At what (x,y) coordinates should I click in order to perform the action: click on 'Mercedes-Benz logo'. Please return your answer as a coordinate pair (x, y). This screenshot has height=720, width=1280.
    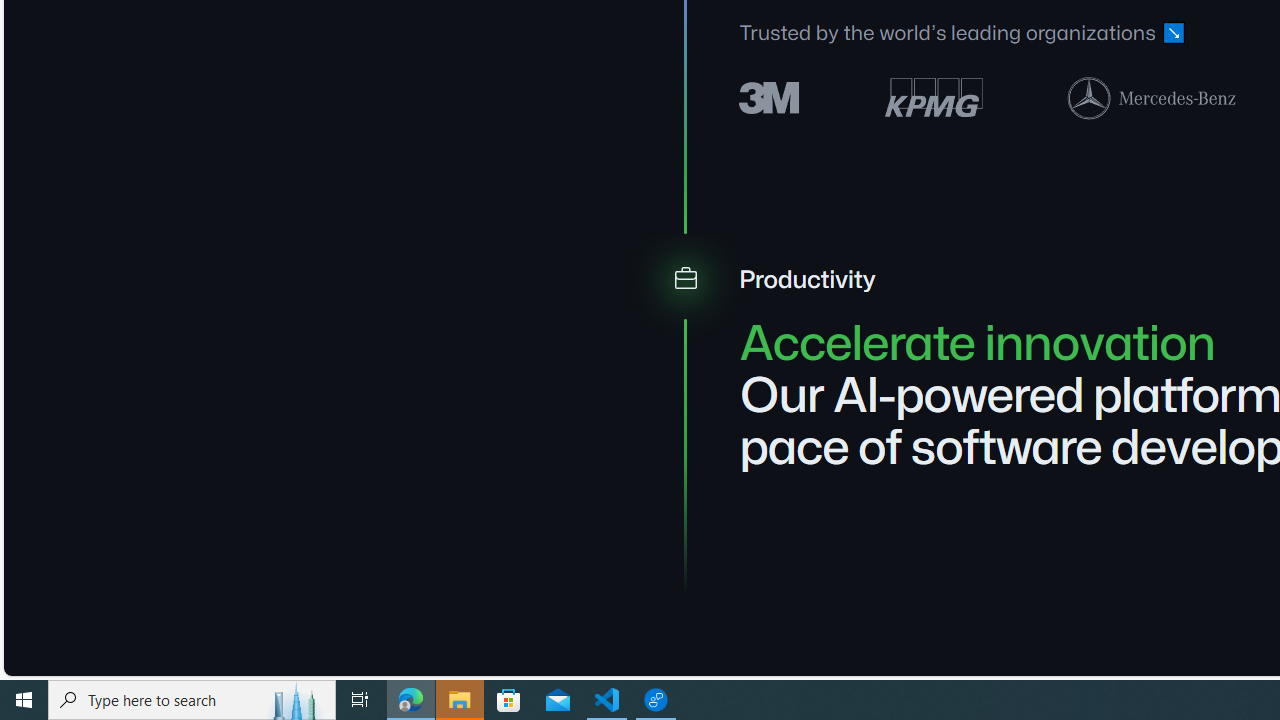
    Looking at the image, I should click on (1152, 97).